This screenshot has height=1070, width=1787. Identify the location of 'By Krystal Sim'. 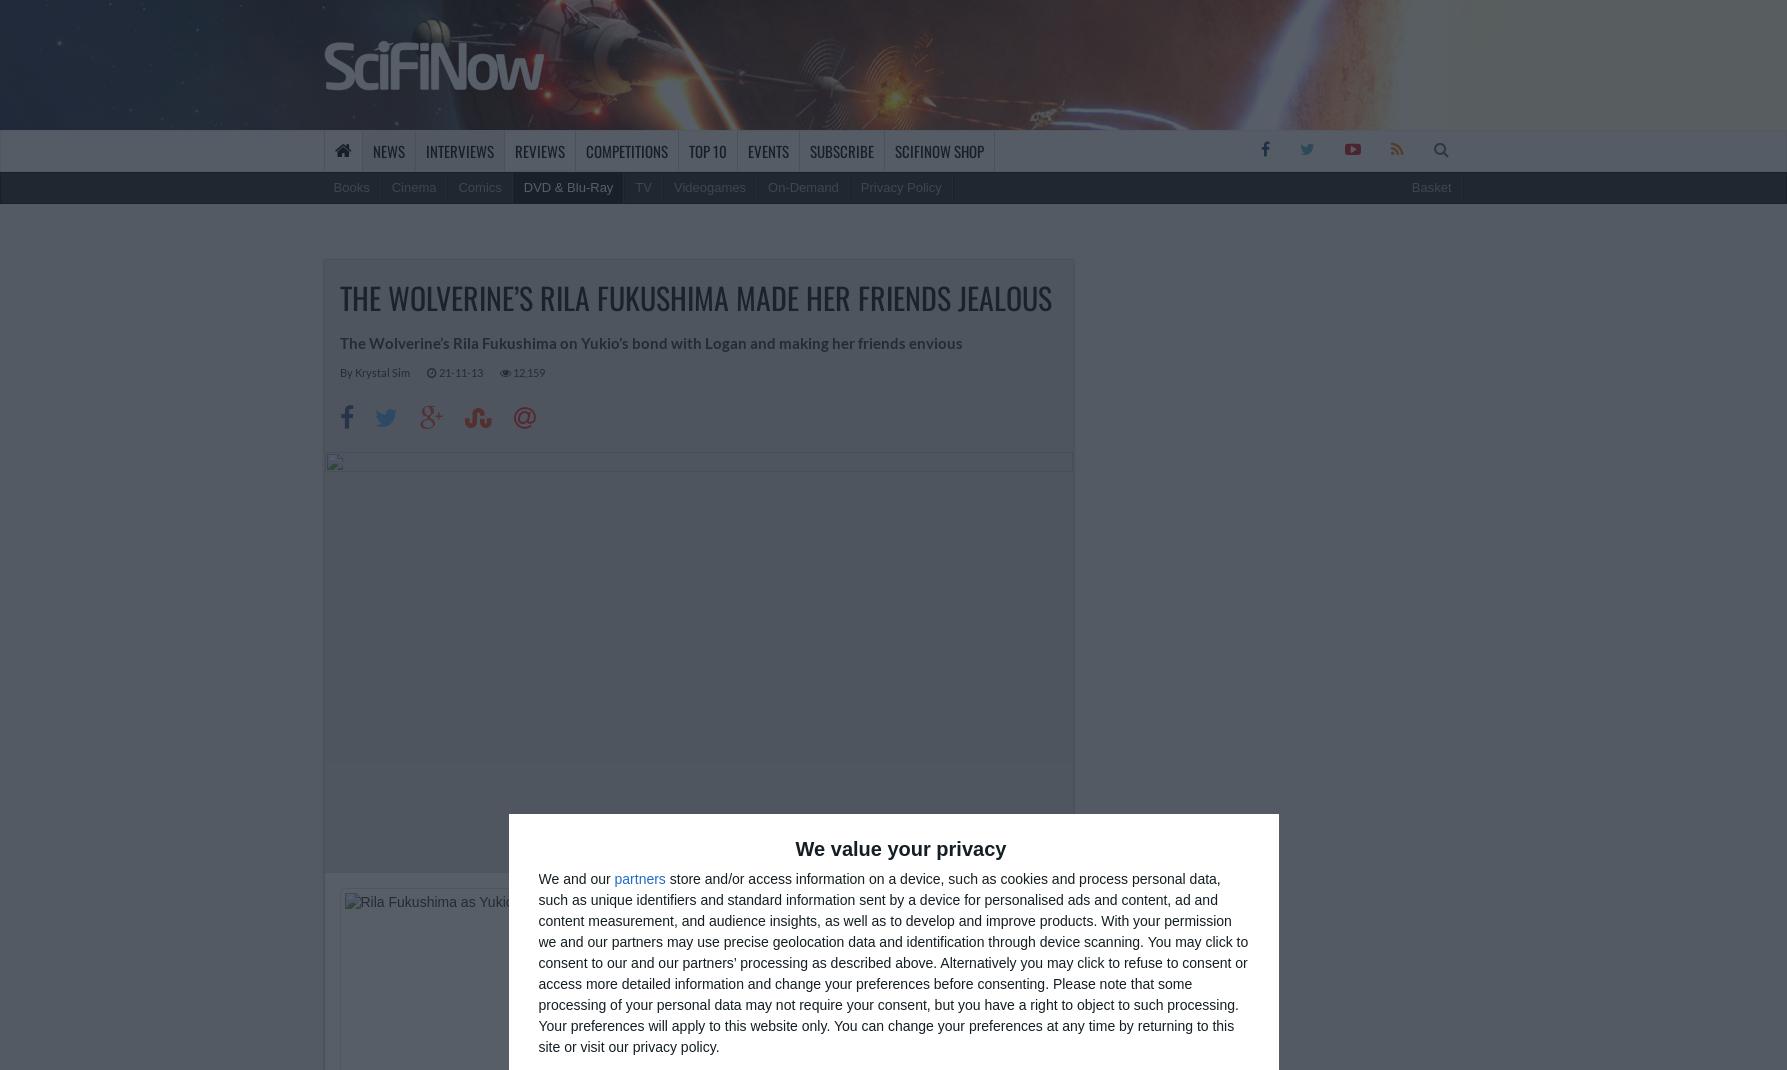
(337, 370).